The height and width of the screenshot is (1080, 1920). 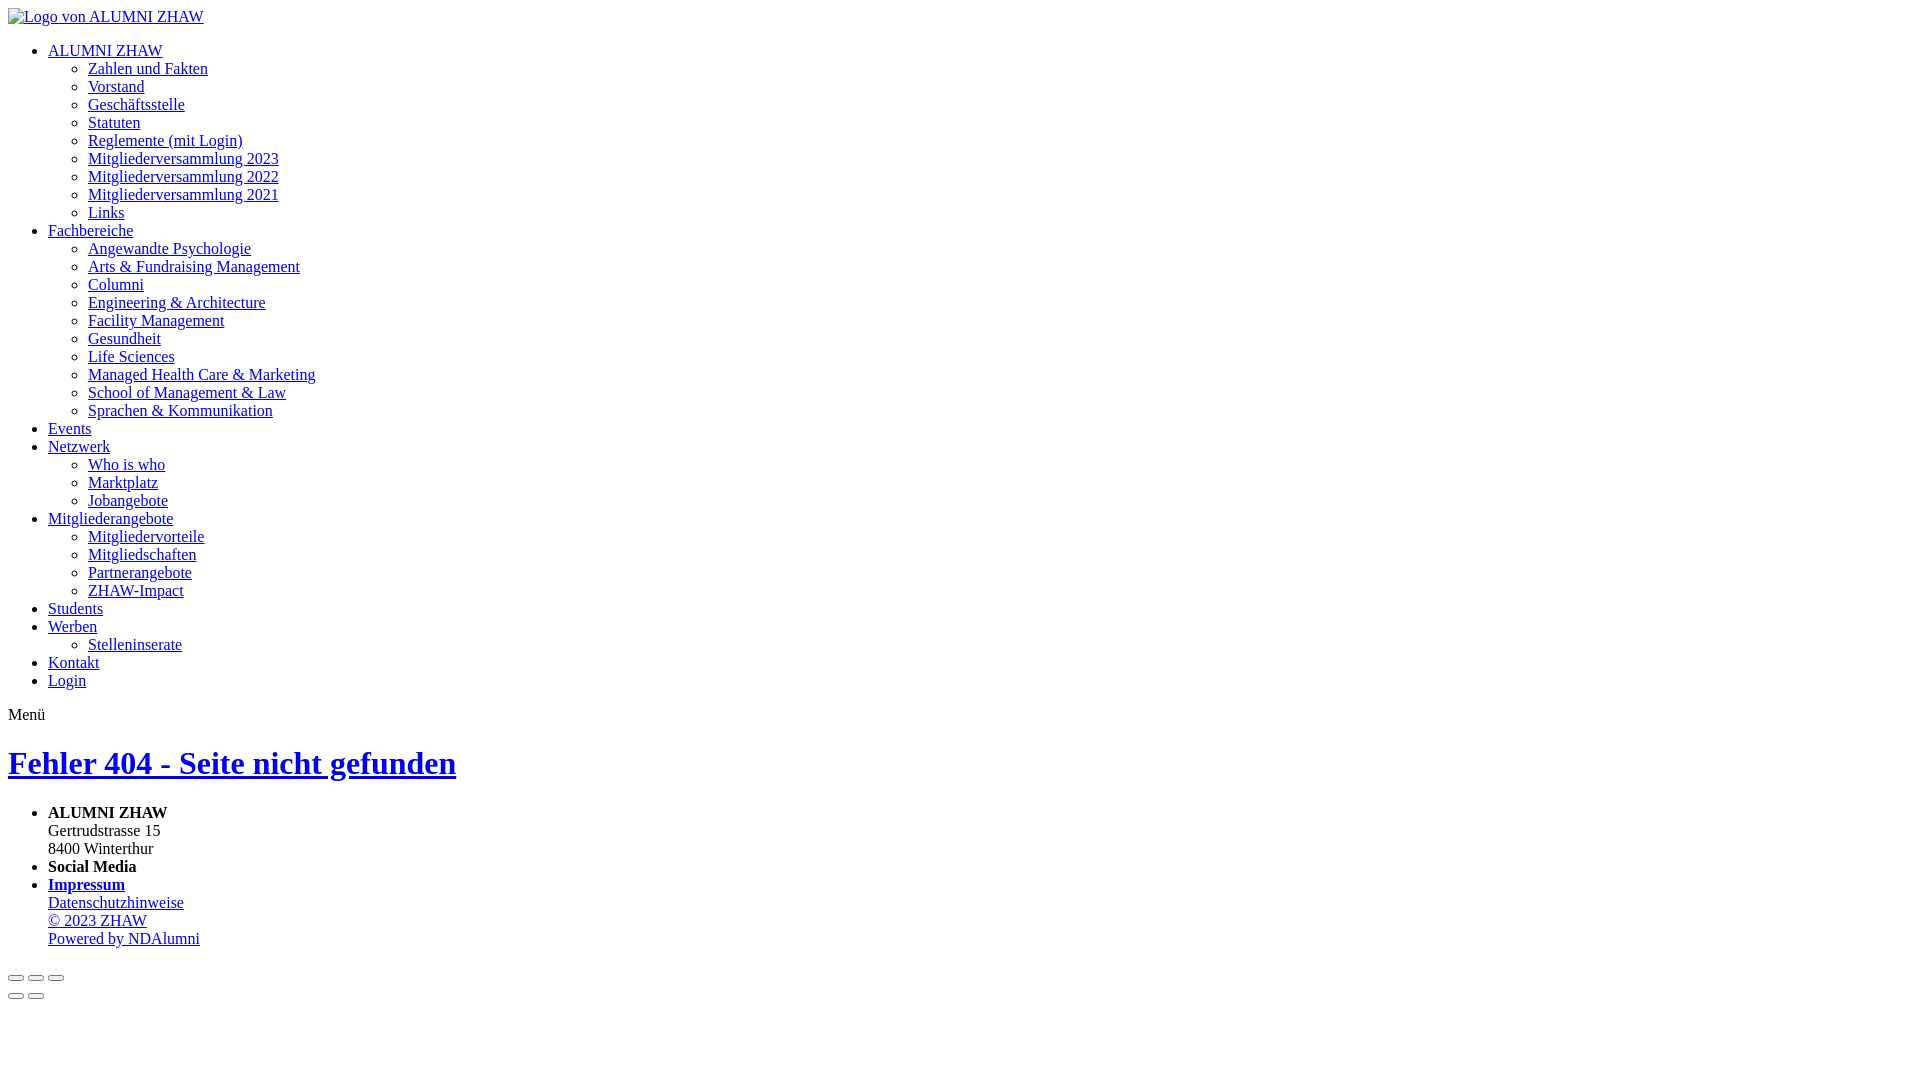 What do you see at coordinates (123, 337) in the screenshot?
I see `'Gesundheit'` at bounding box center [123, 337].